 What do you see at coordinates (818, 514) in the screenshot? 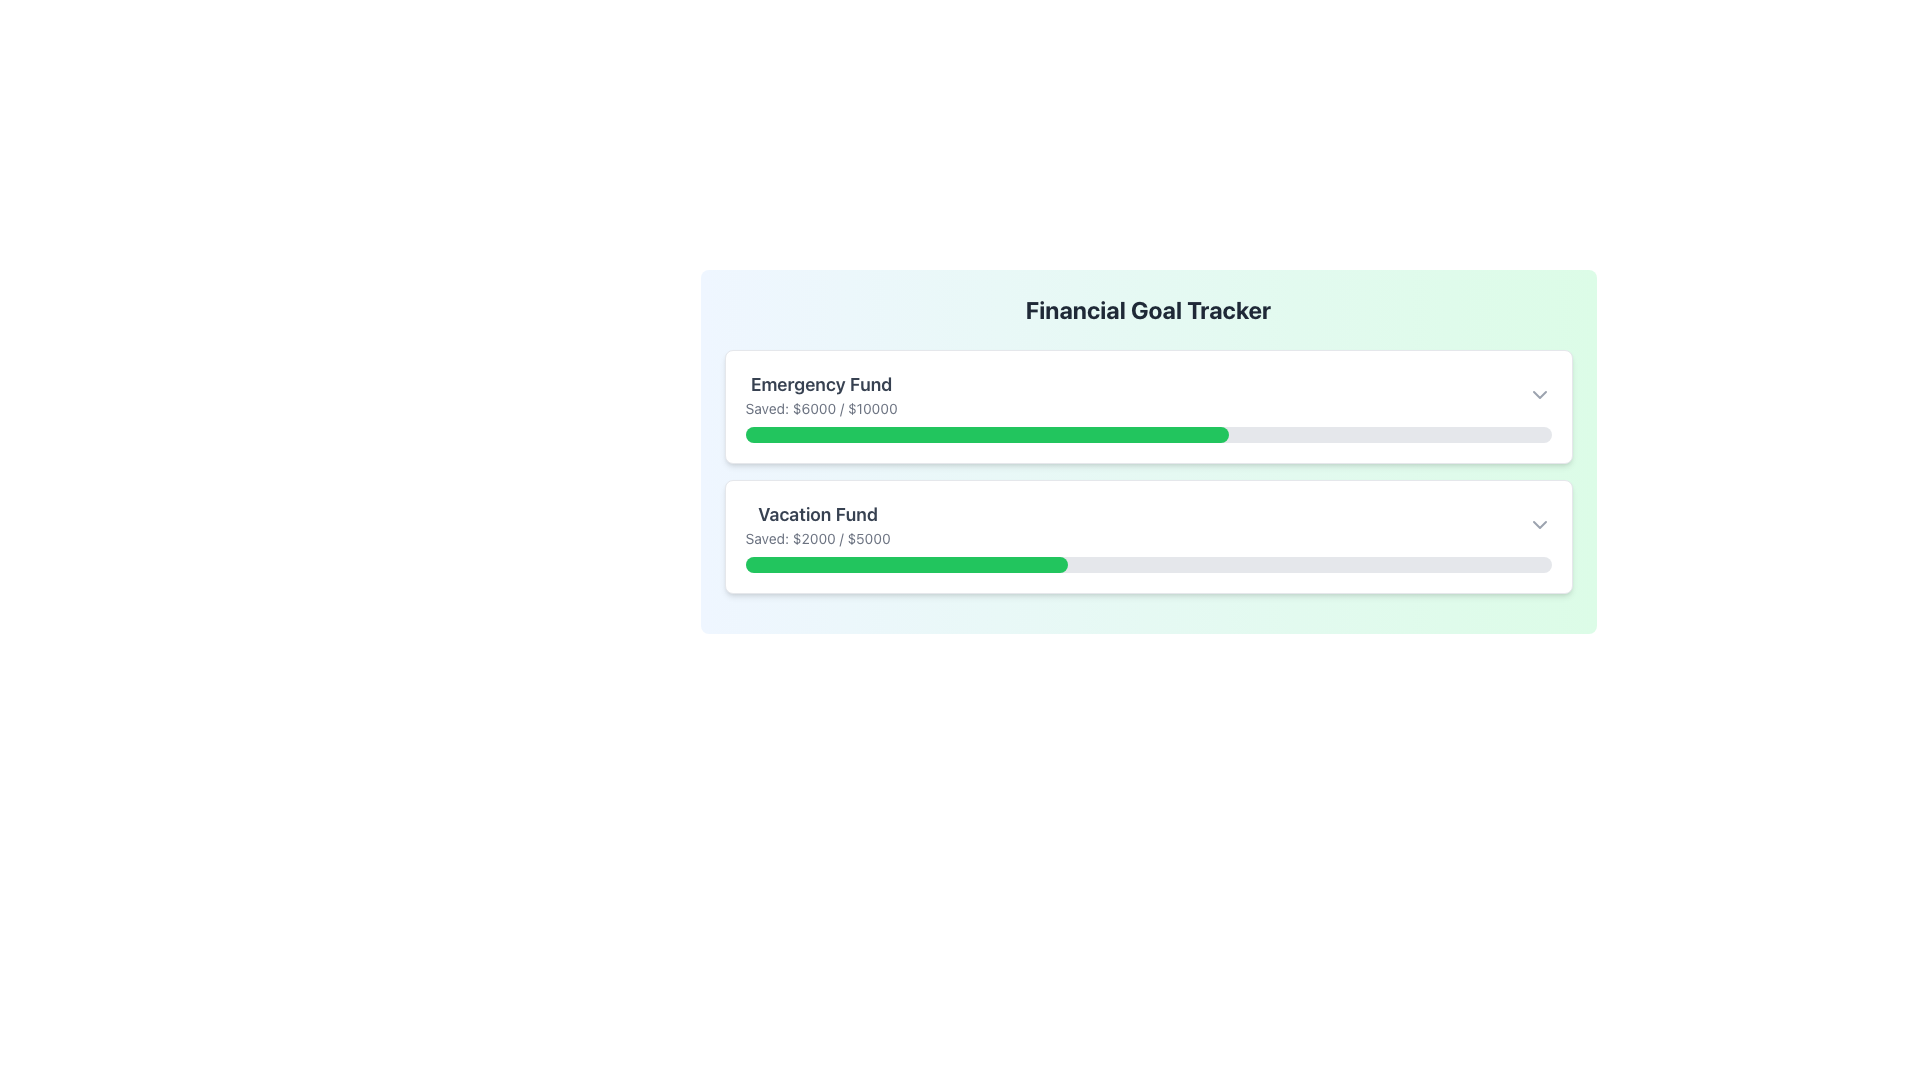
I see `the text label indicating the name of a specific financial goal, located above the 'Saved: $2000 / $5000' text in the second goal section of the financial goal tracker` at bounding box center [818, 514].